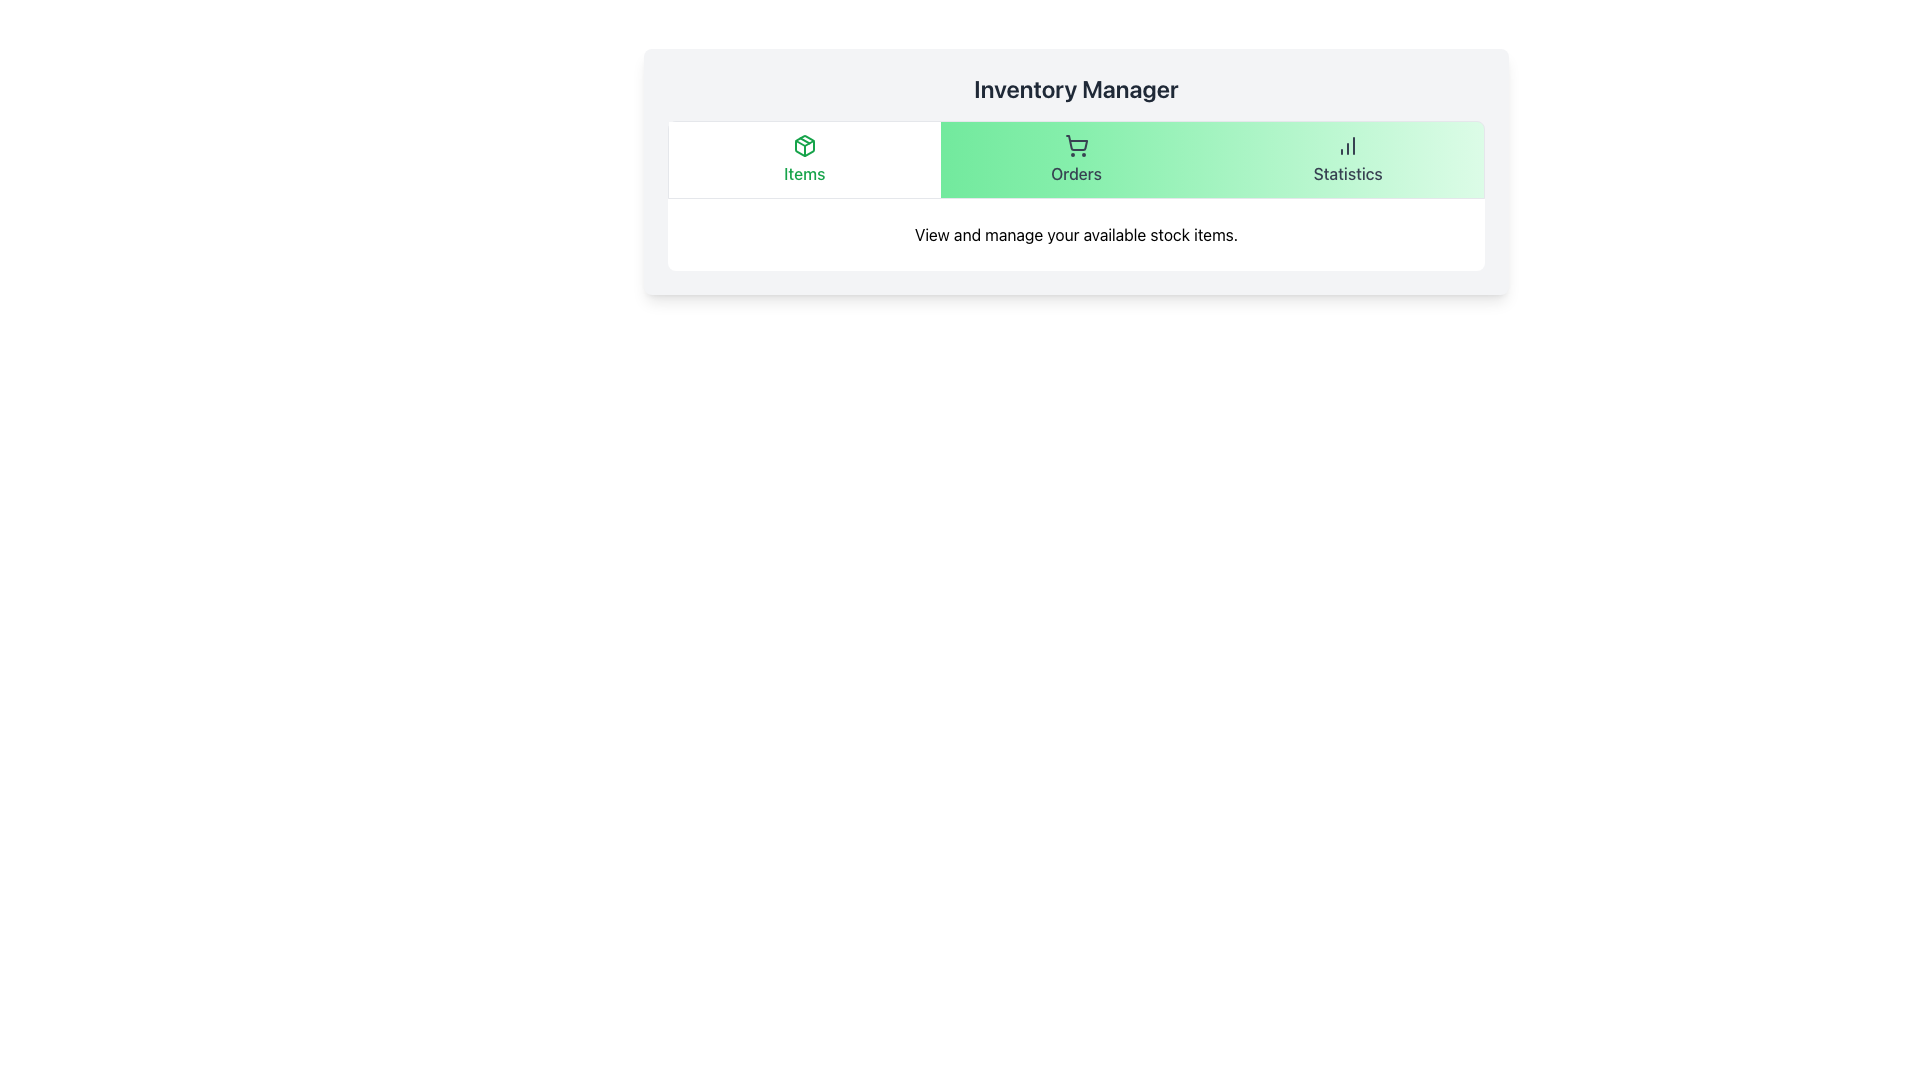 This screenshot has width=1920, height=1080. Describe the element at coordinates (1075, 234) in the screenshot. I see `the informational Text Label located below the navigation menu, which describes the purpose or content of the current section` at that location.